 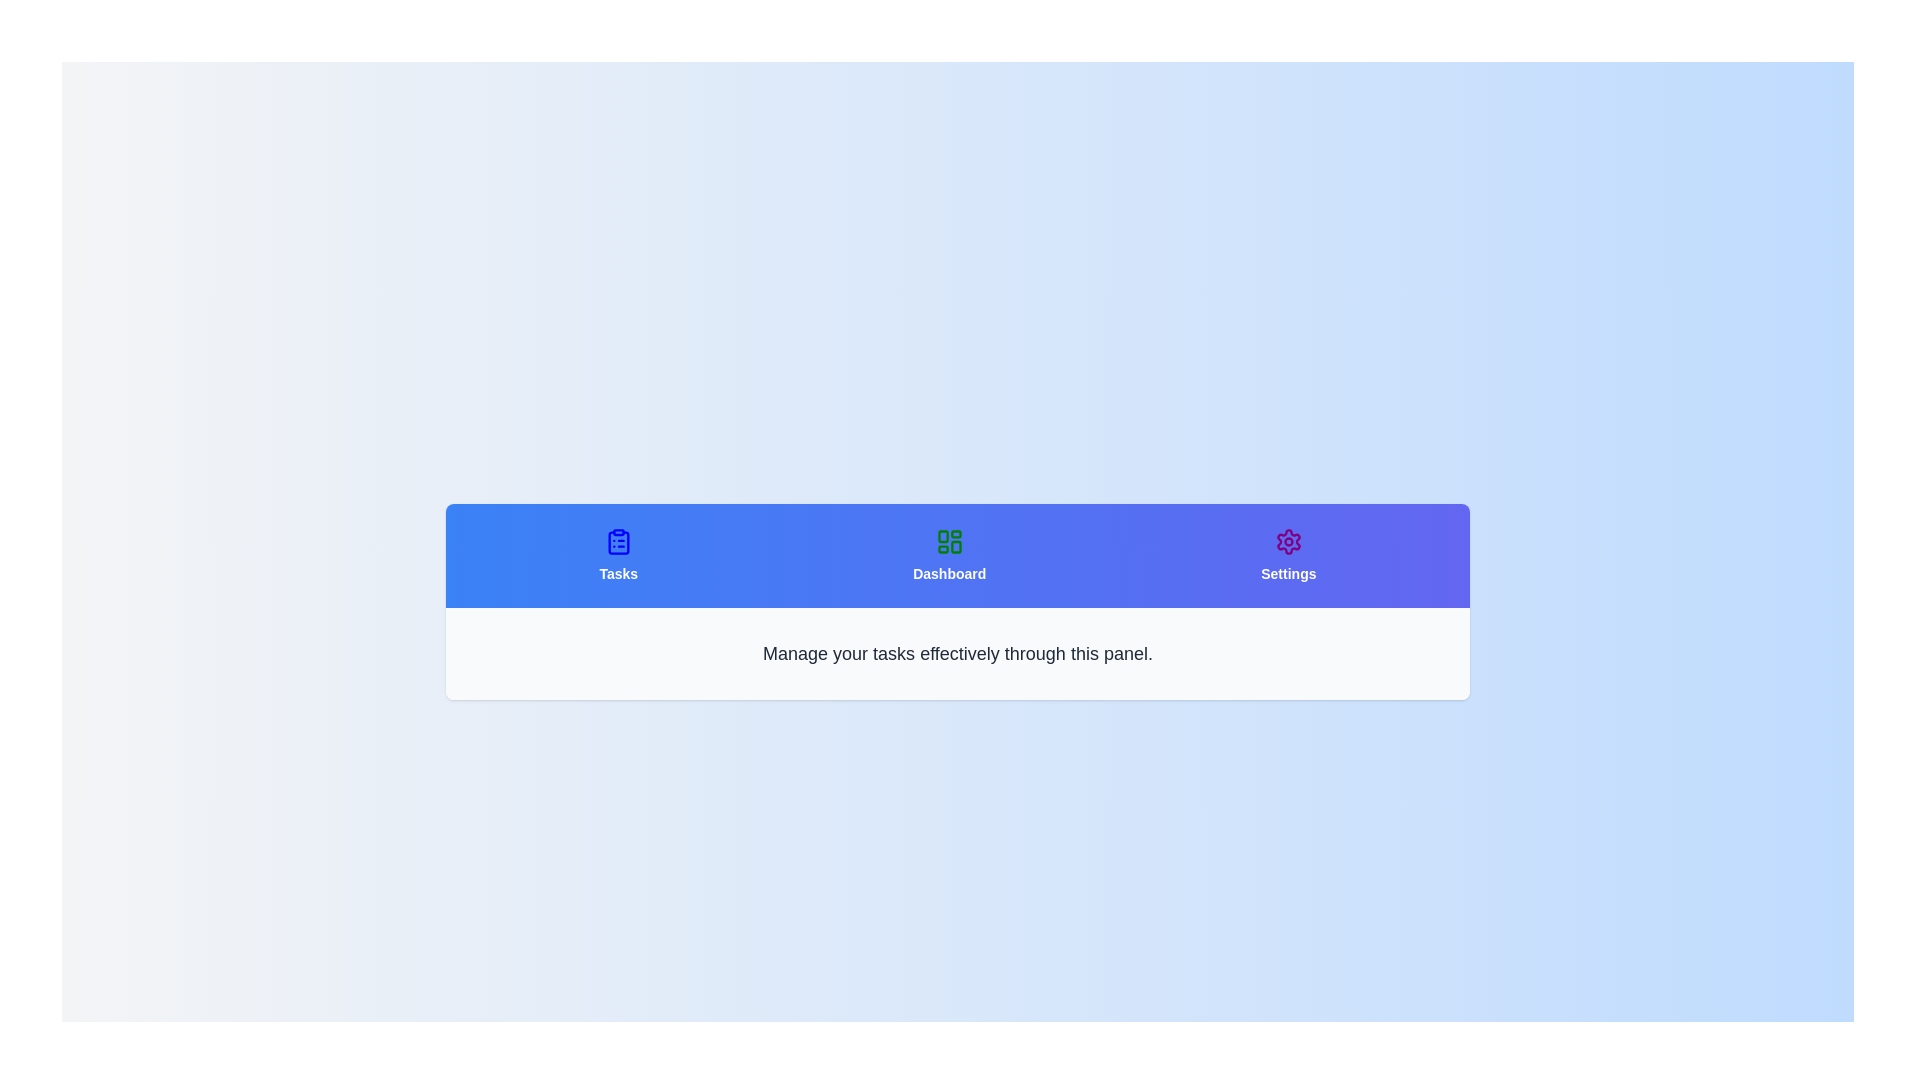 What do you see at coordinates (617, 555) in the screenshot?
I see `the Tasks tab to activate its content` at bounding box center [617, 555].